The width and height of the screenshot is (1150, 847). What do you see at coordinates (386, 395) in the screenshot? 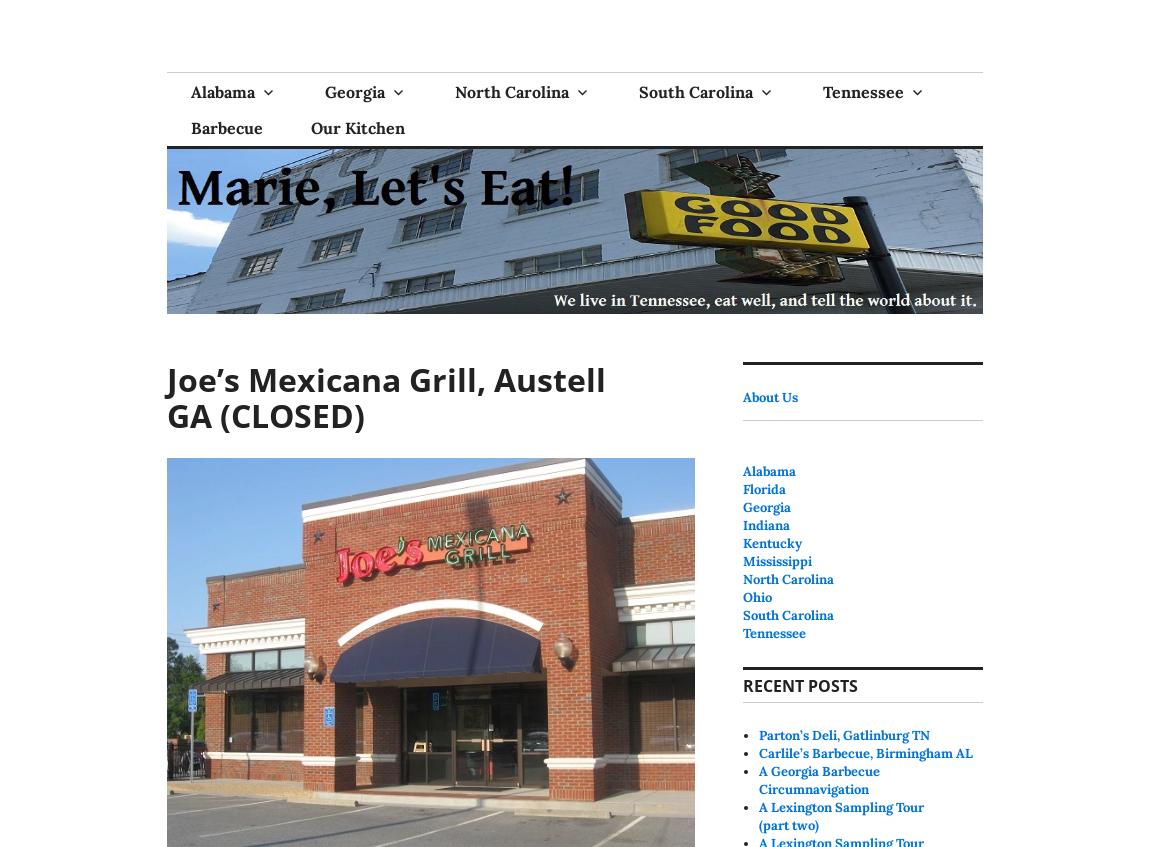
I see `'Joe’s Mexicana Grill, Austell GA (CLOSED)'` at bounding box center [386, 395].